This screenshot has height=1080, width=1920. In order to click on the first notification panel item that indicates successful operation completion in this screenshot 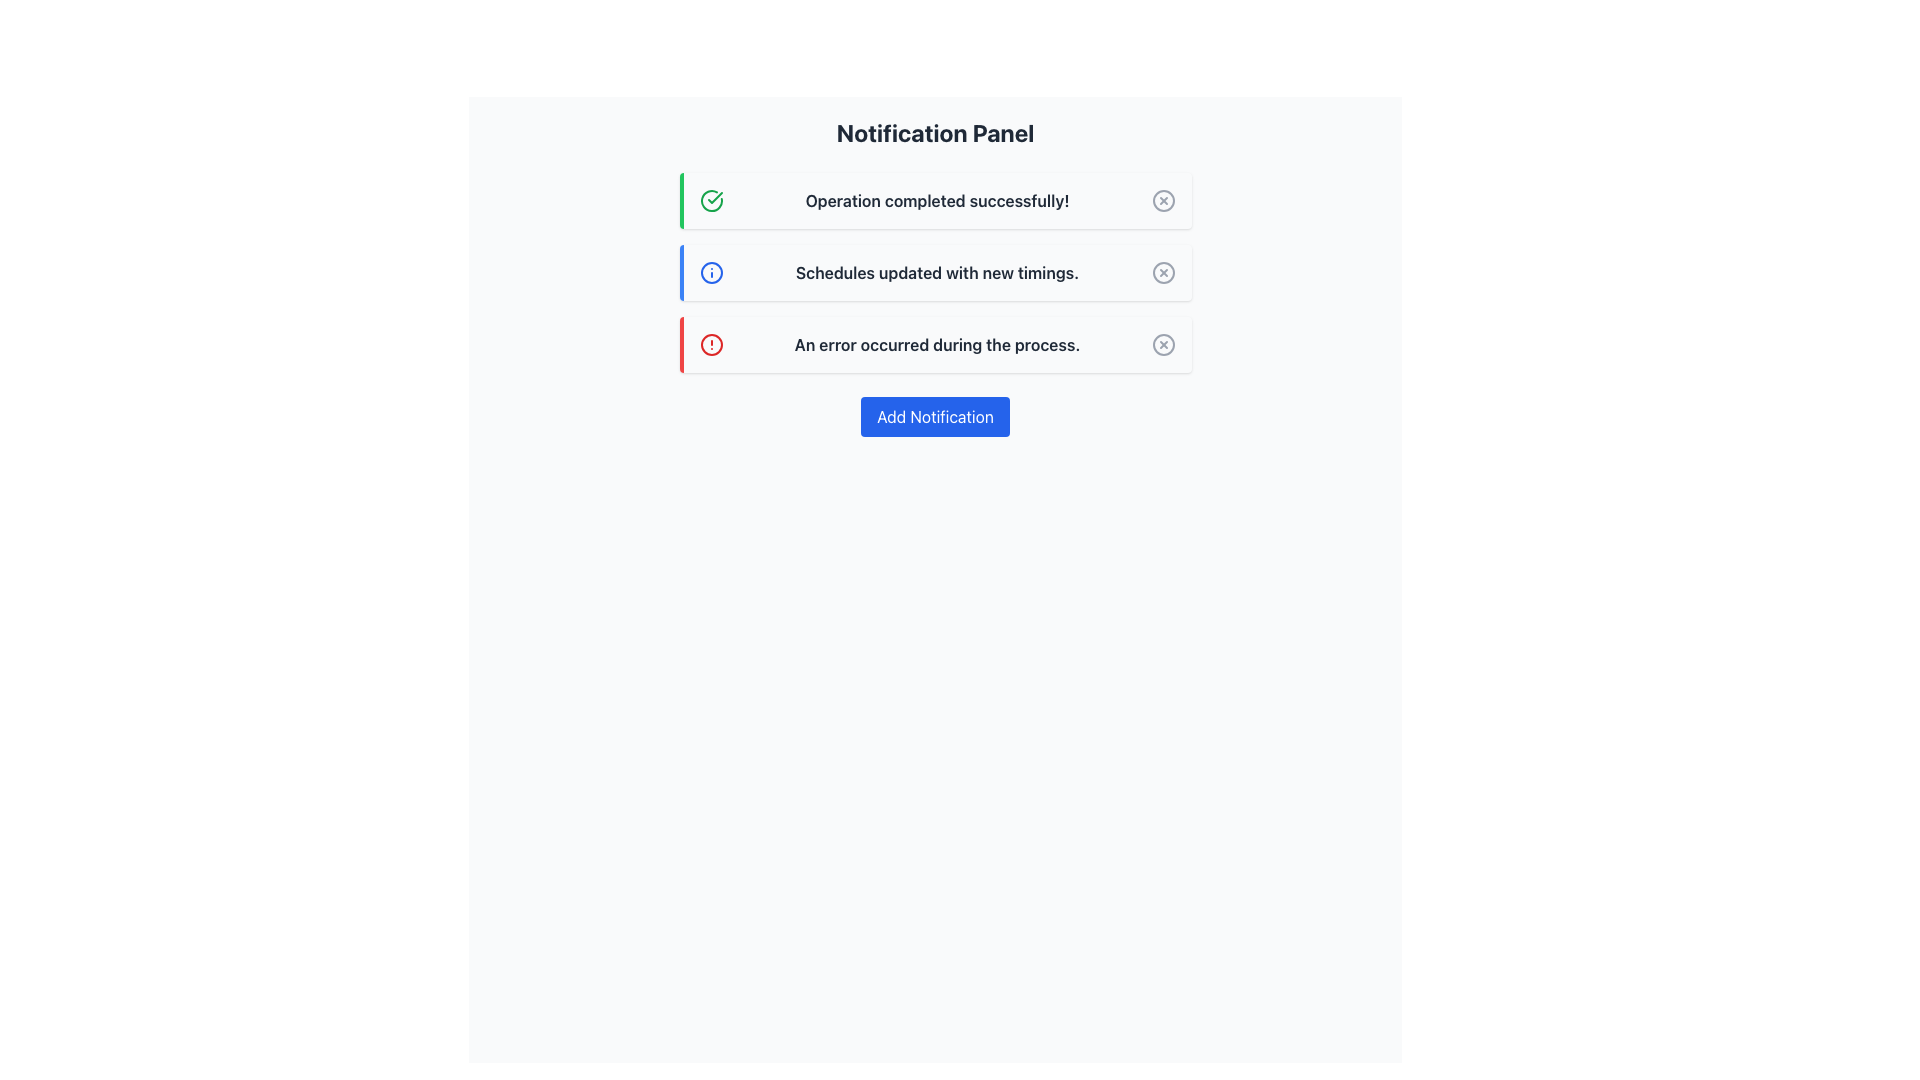, I will do `click(934, 200)`.